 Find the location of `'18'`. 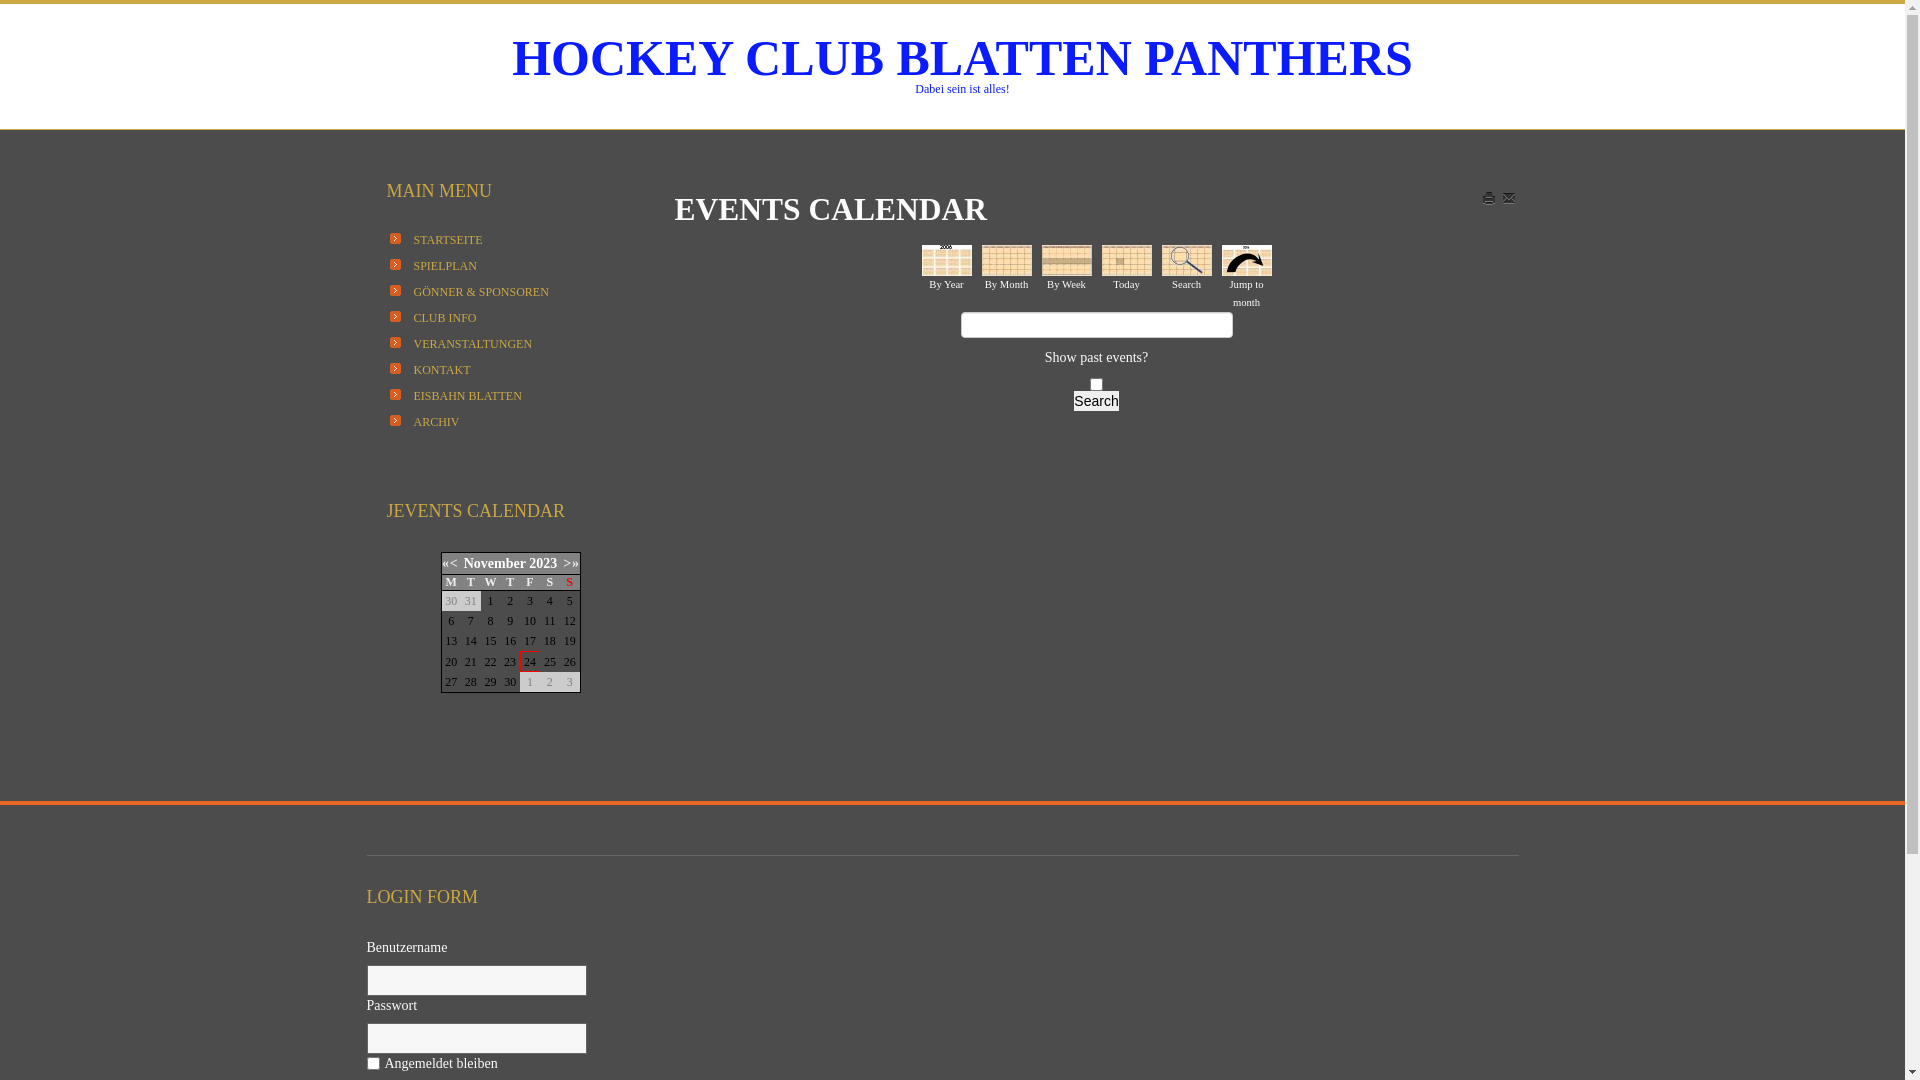

'18' is located at coordinates (550, 640).